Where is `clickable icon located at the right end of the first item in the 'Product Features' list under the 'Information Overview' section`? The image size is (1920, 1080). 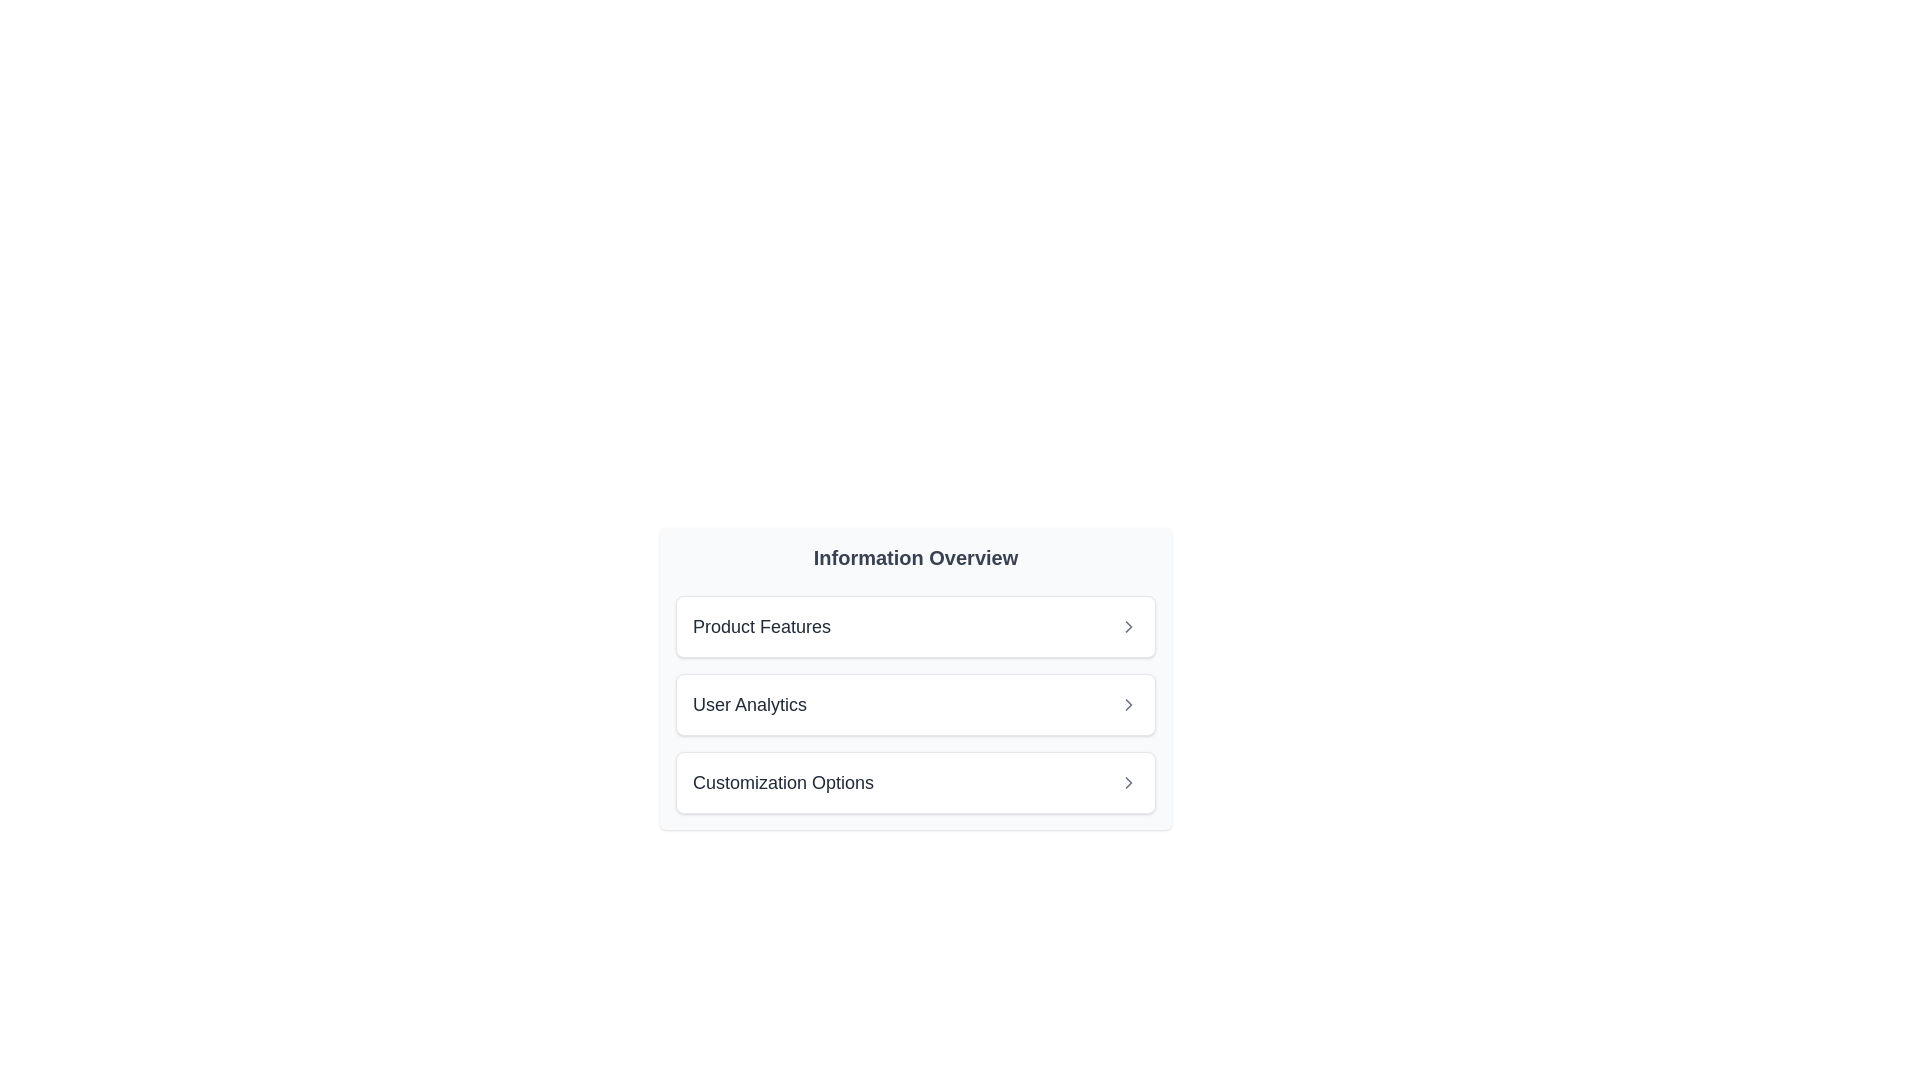
clickable icon located at the right end of the first item in the 'Product Features' list under the 'Information Overview' section is located at coordinates (1128, 626).